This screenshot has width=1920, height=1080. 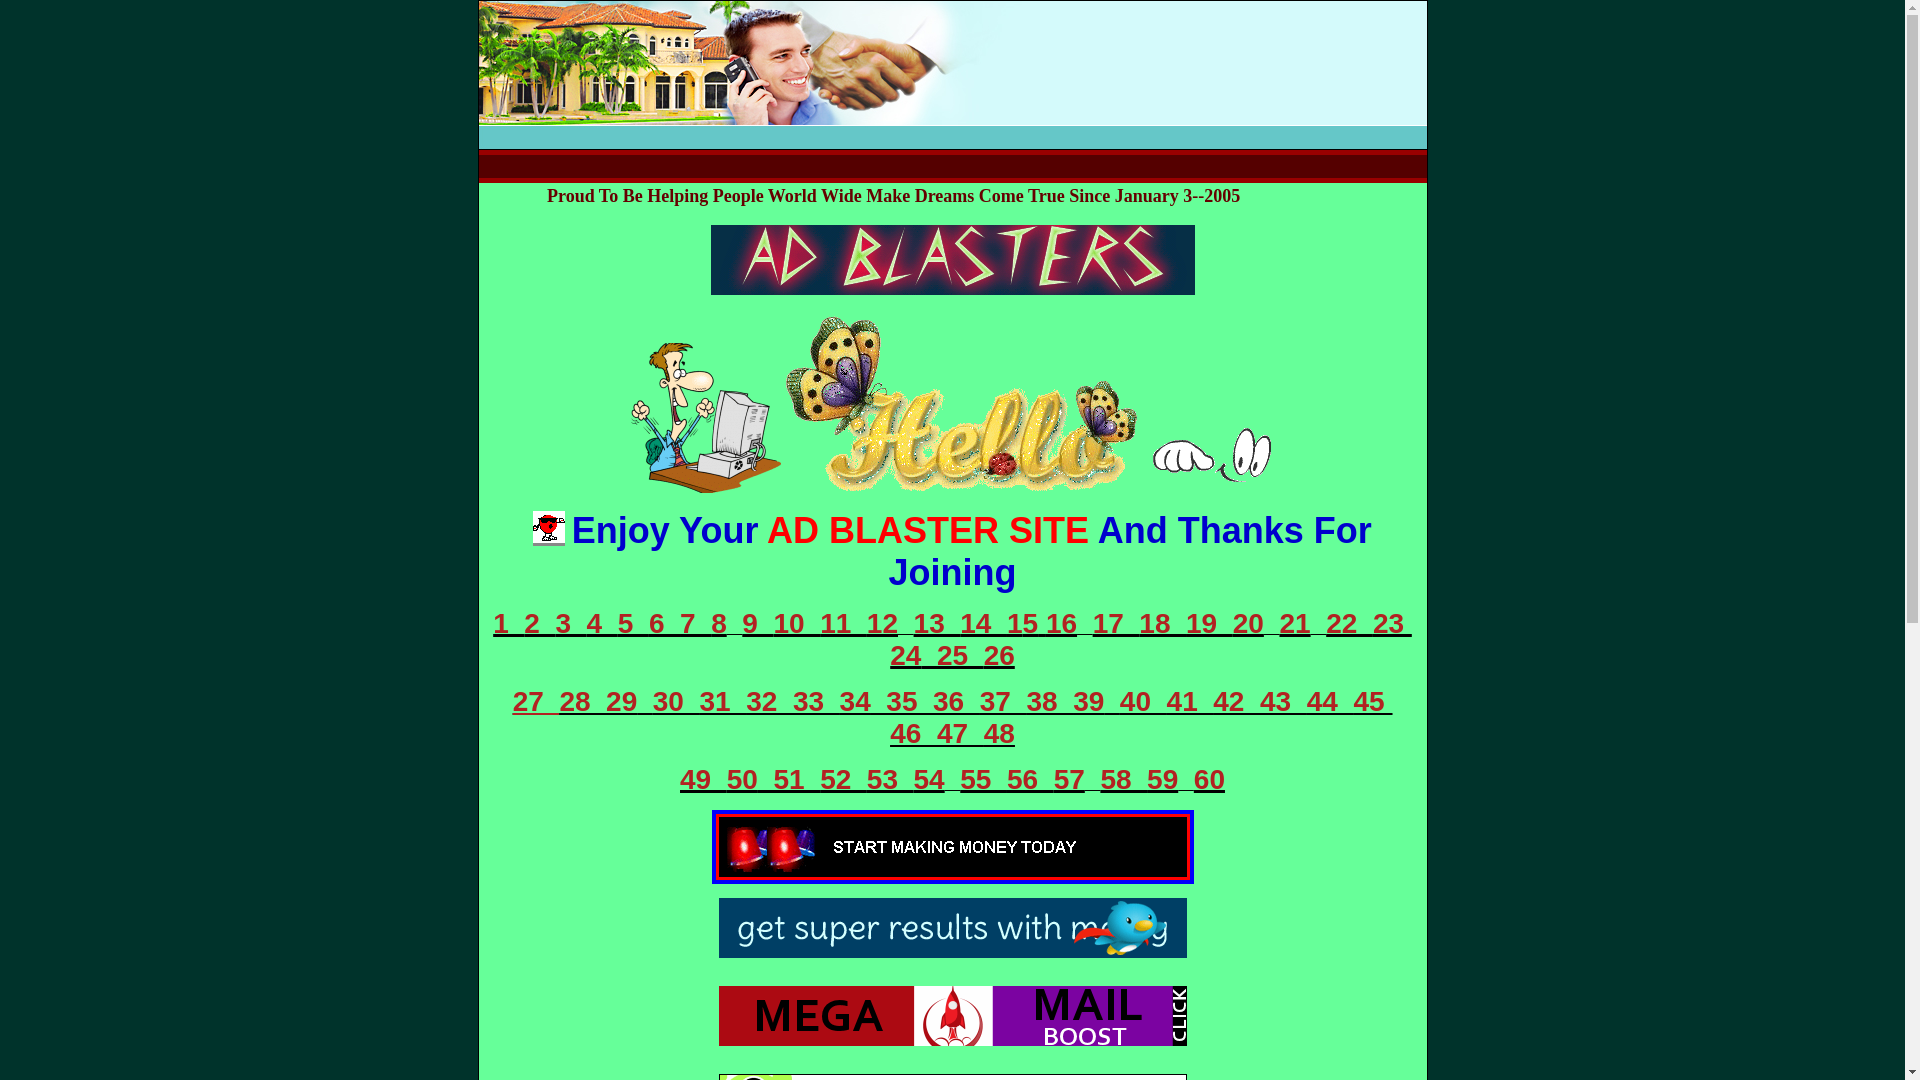 I want to click on '  25 ', so click(x=950, y=655).